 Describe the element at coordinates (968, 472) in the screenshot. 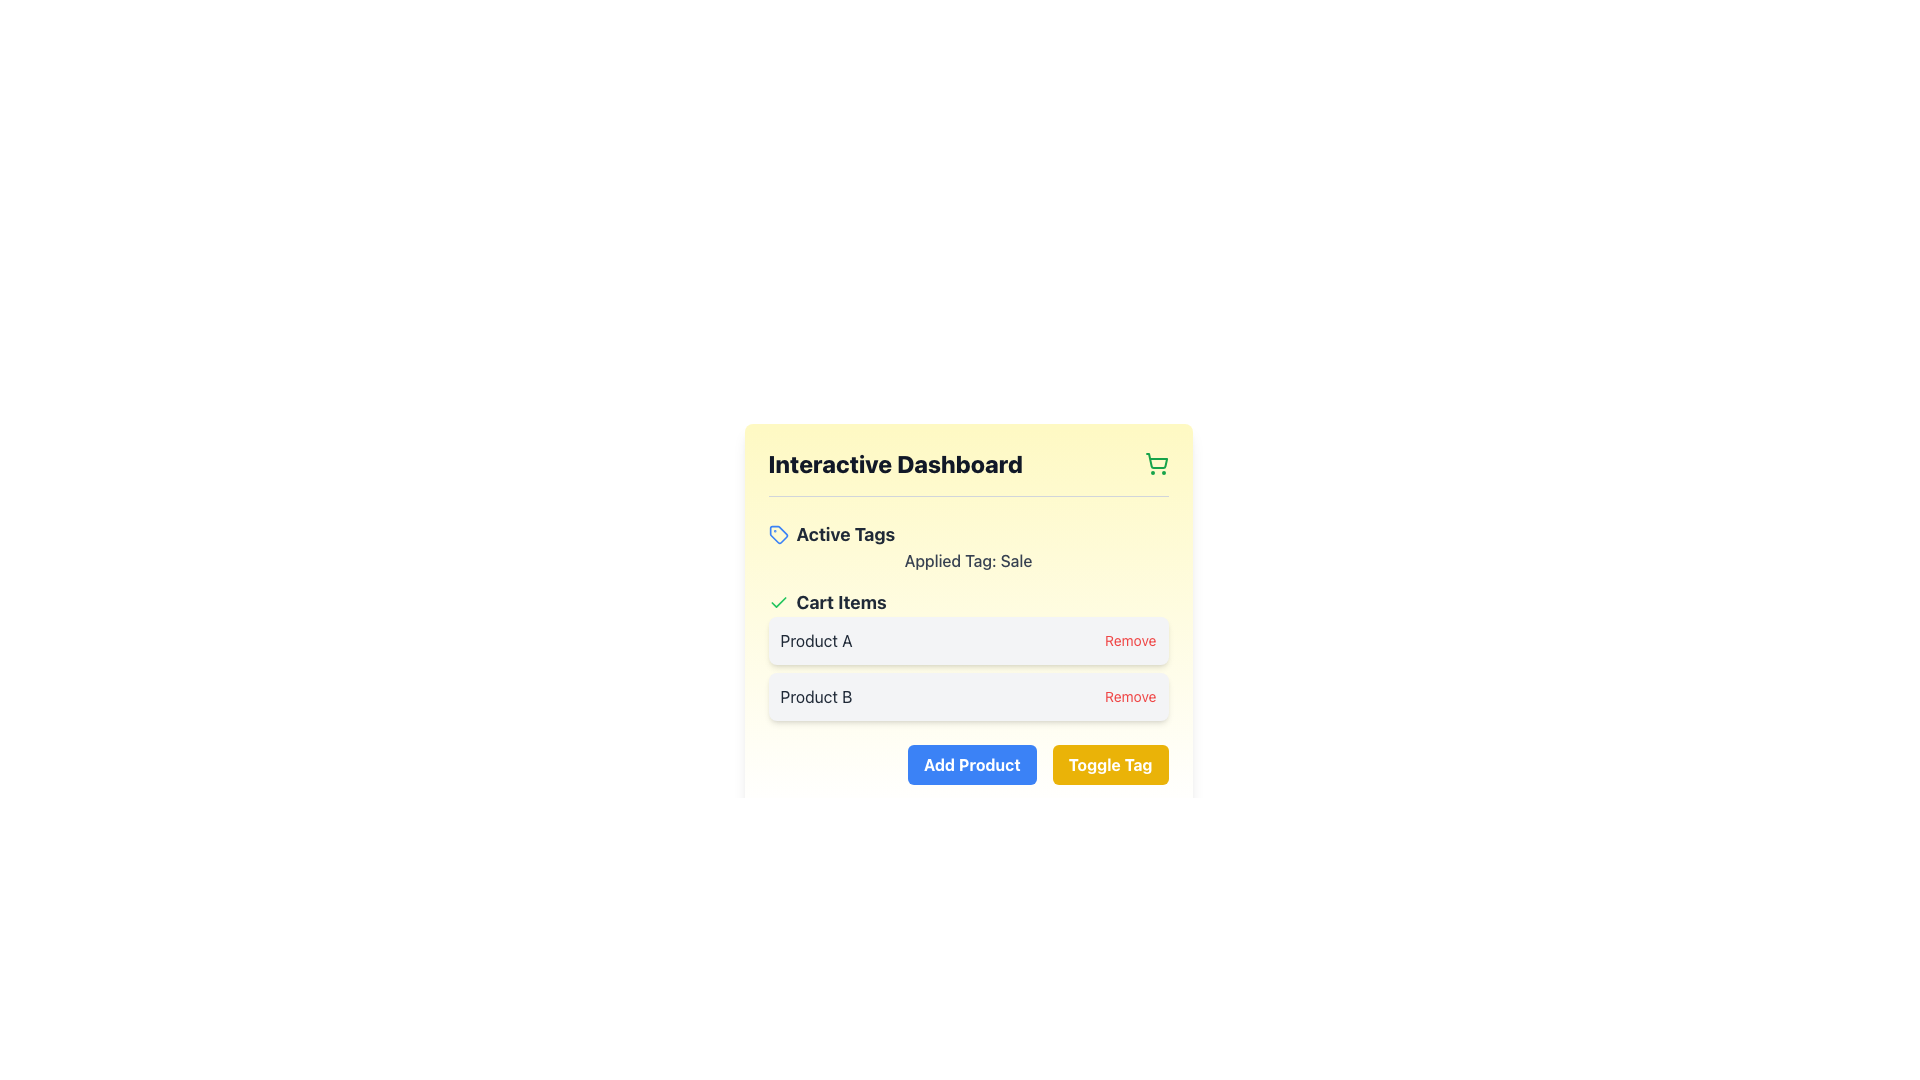

I see `the Header text with an accompanying icon located at the top of the card layout, centered horizontally above 'Active Tags' and 'Cart Items'` at that location.